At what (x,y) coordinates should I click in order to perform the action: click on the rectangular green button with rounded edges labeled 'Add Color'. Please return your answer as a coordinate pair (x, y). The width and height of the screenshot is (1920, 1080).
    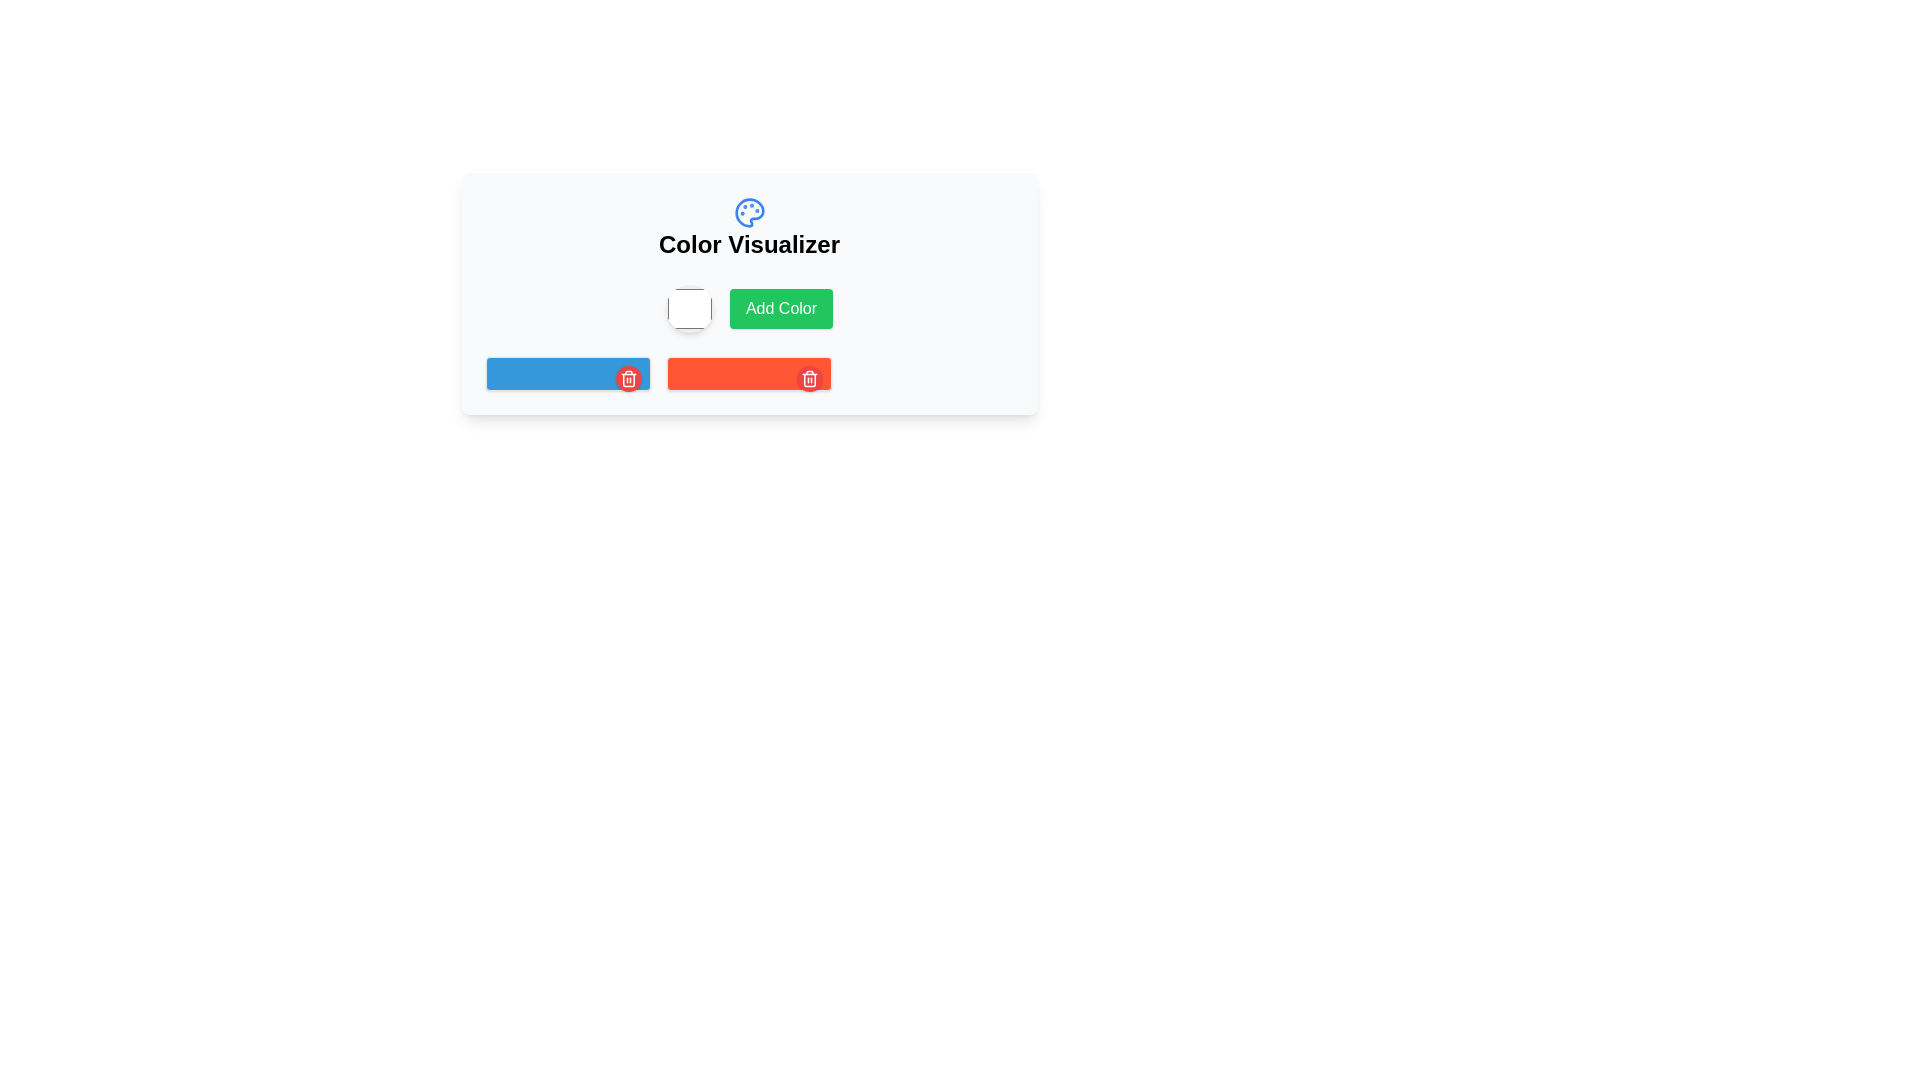
    Looking at the image, I should click on (748, 308).